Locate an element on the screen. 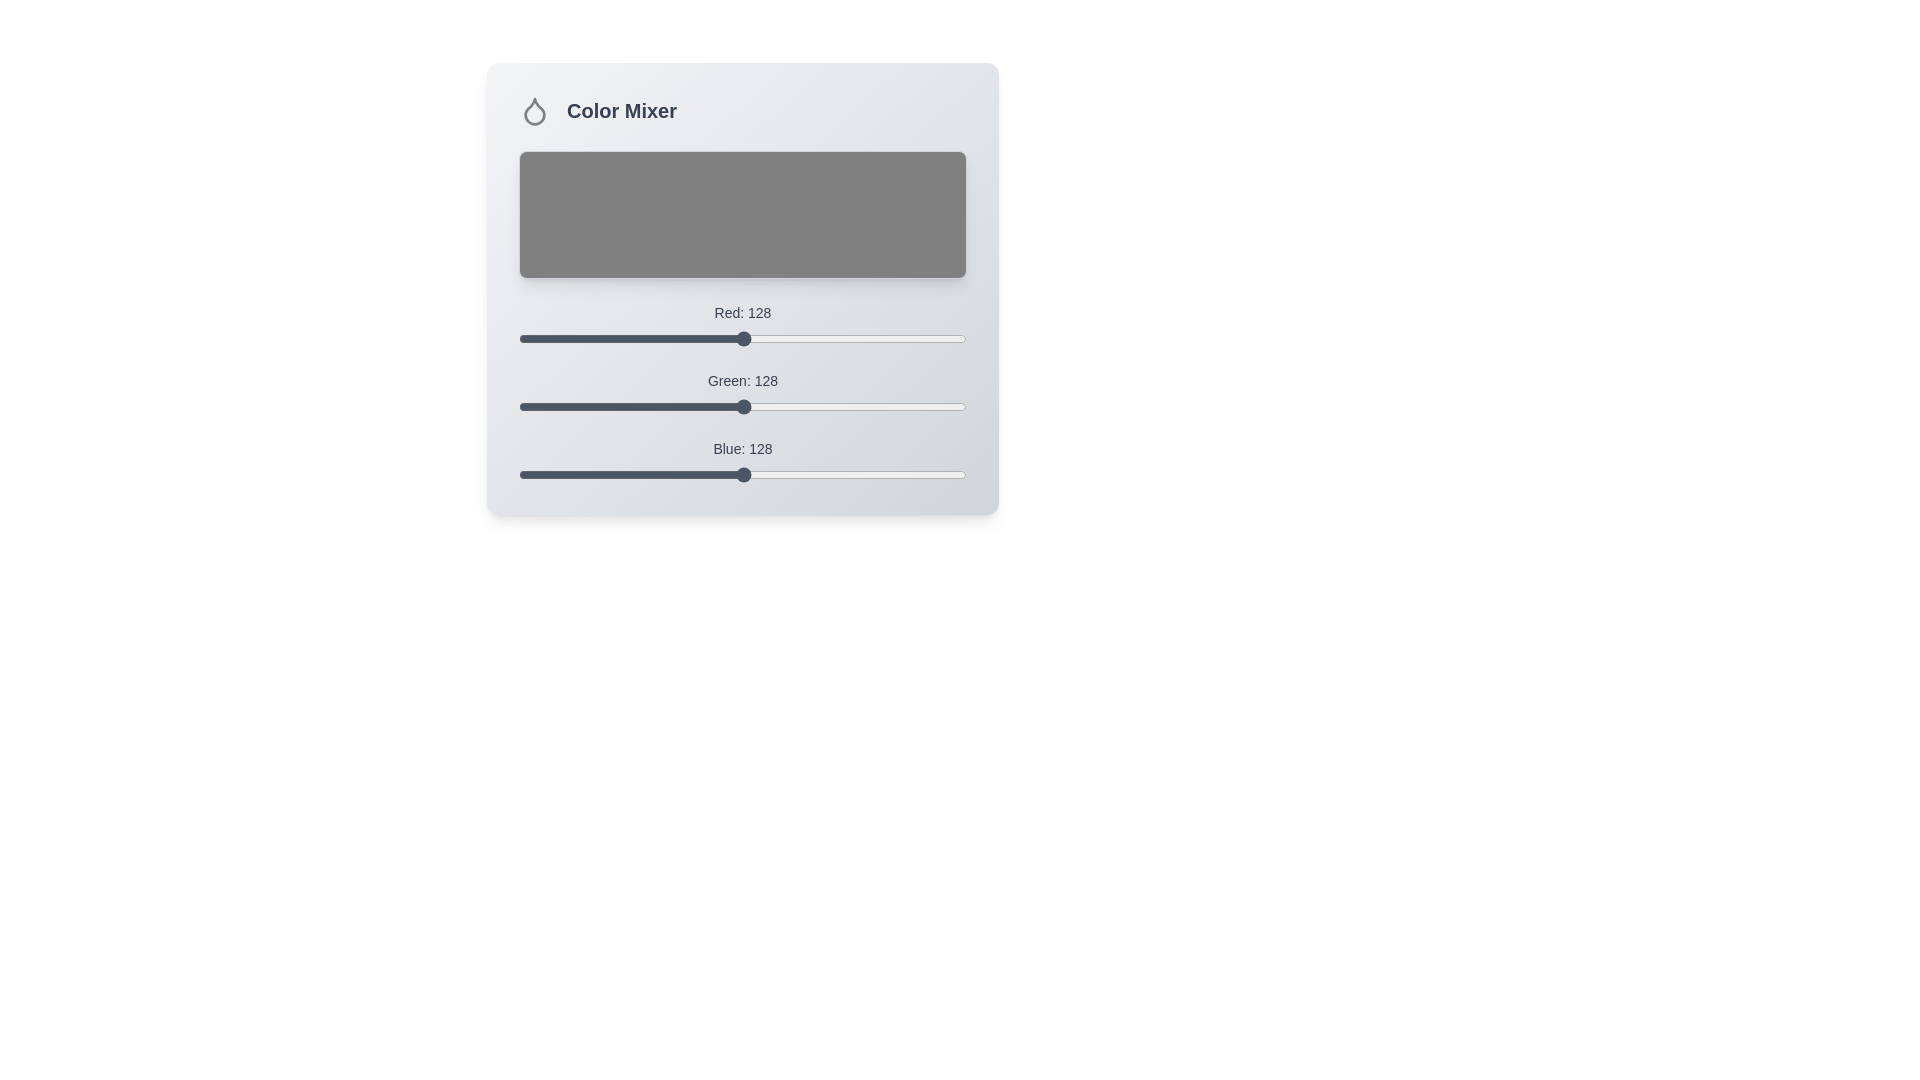  the red color slider to set the red value to 131 is located at coordinates (748, 338).